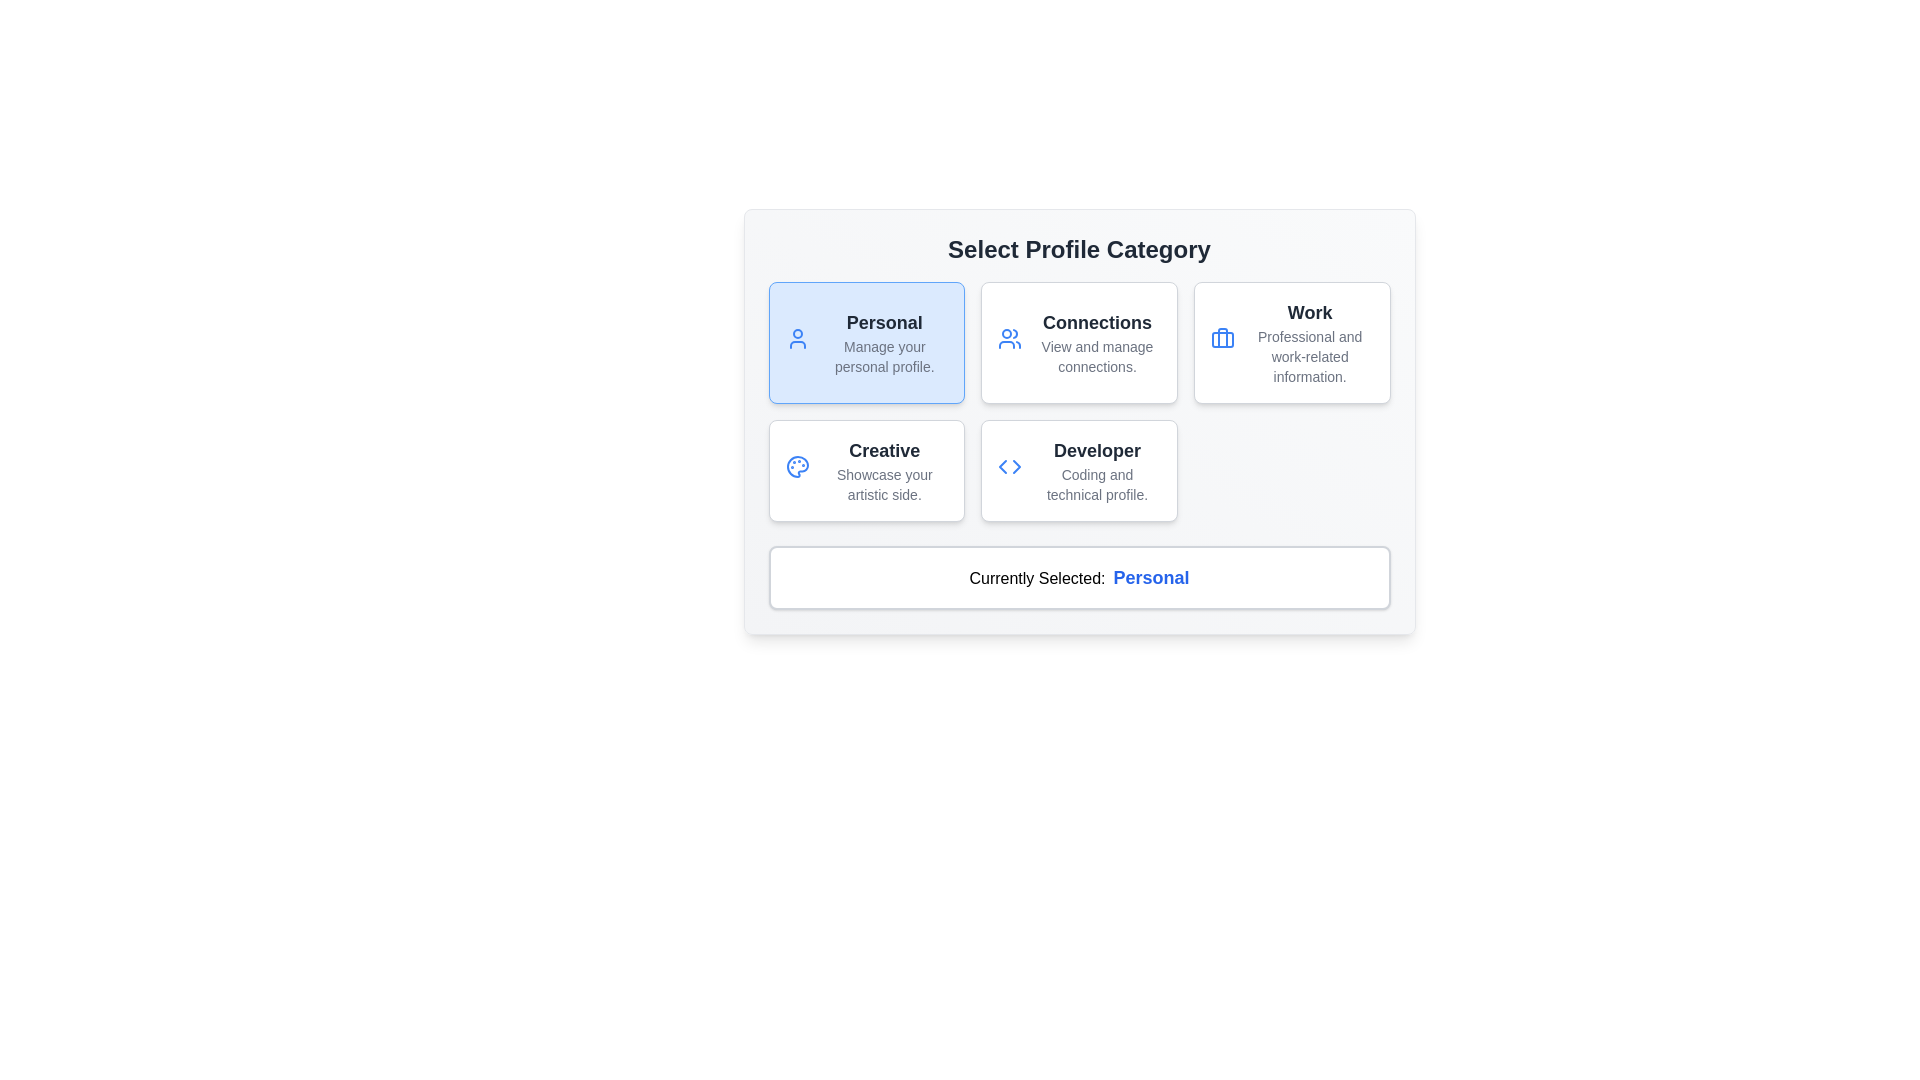  What do you see at coordinates (883, 342) in the screenshot?
I see `the blue-highlighted card displaying 'Personal' in bold black font` at bounding box center [883, 342].